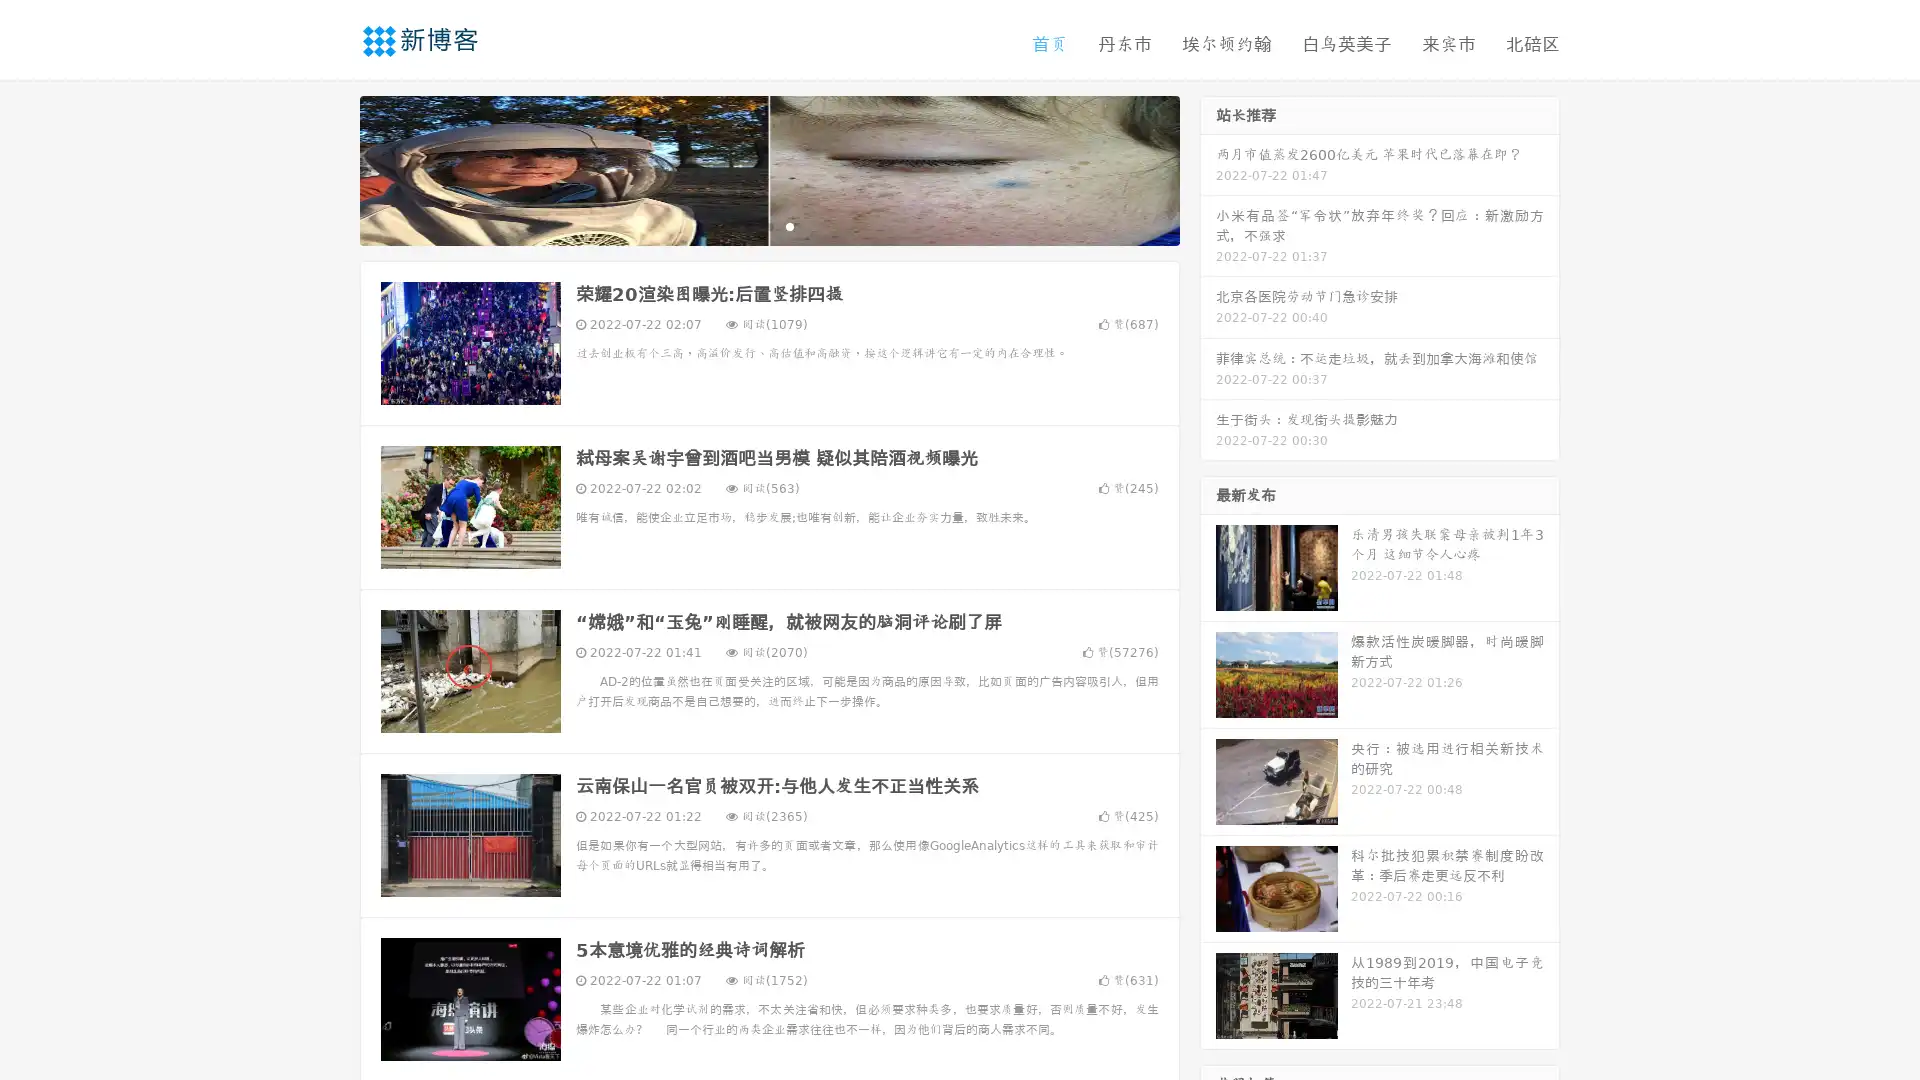  Describe the element at coordinates (1208, 168) in the screenshot. I see `Next slide` at that location.